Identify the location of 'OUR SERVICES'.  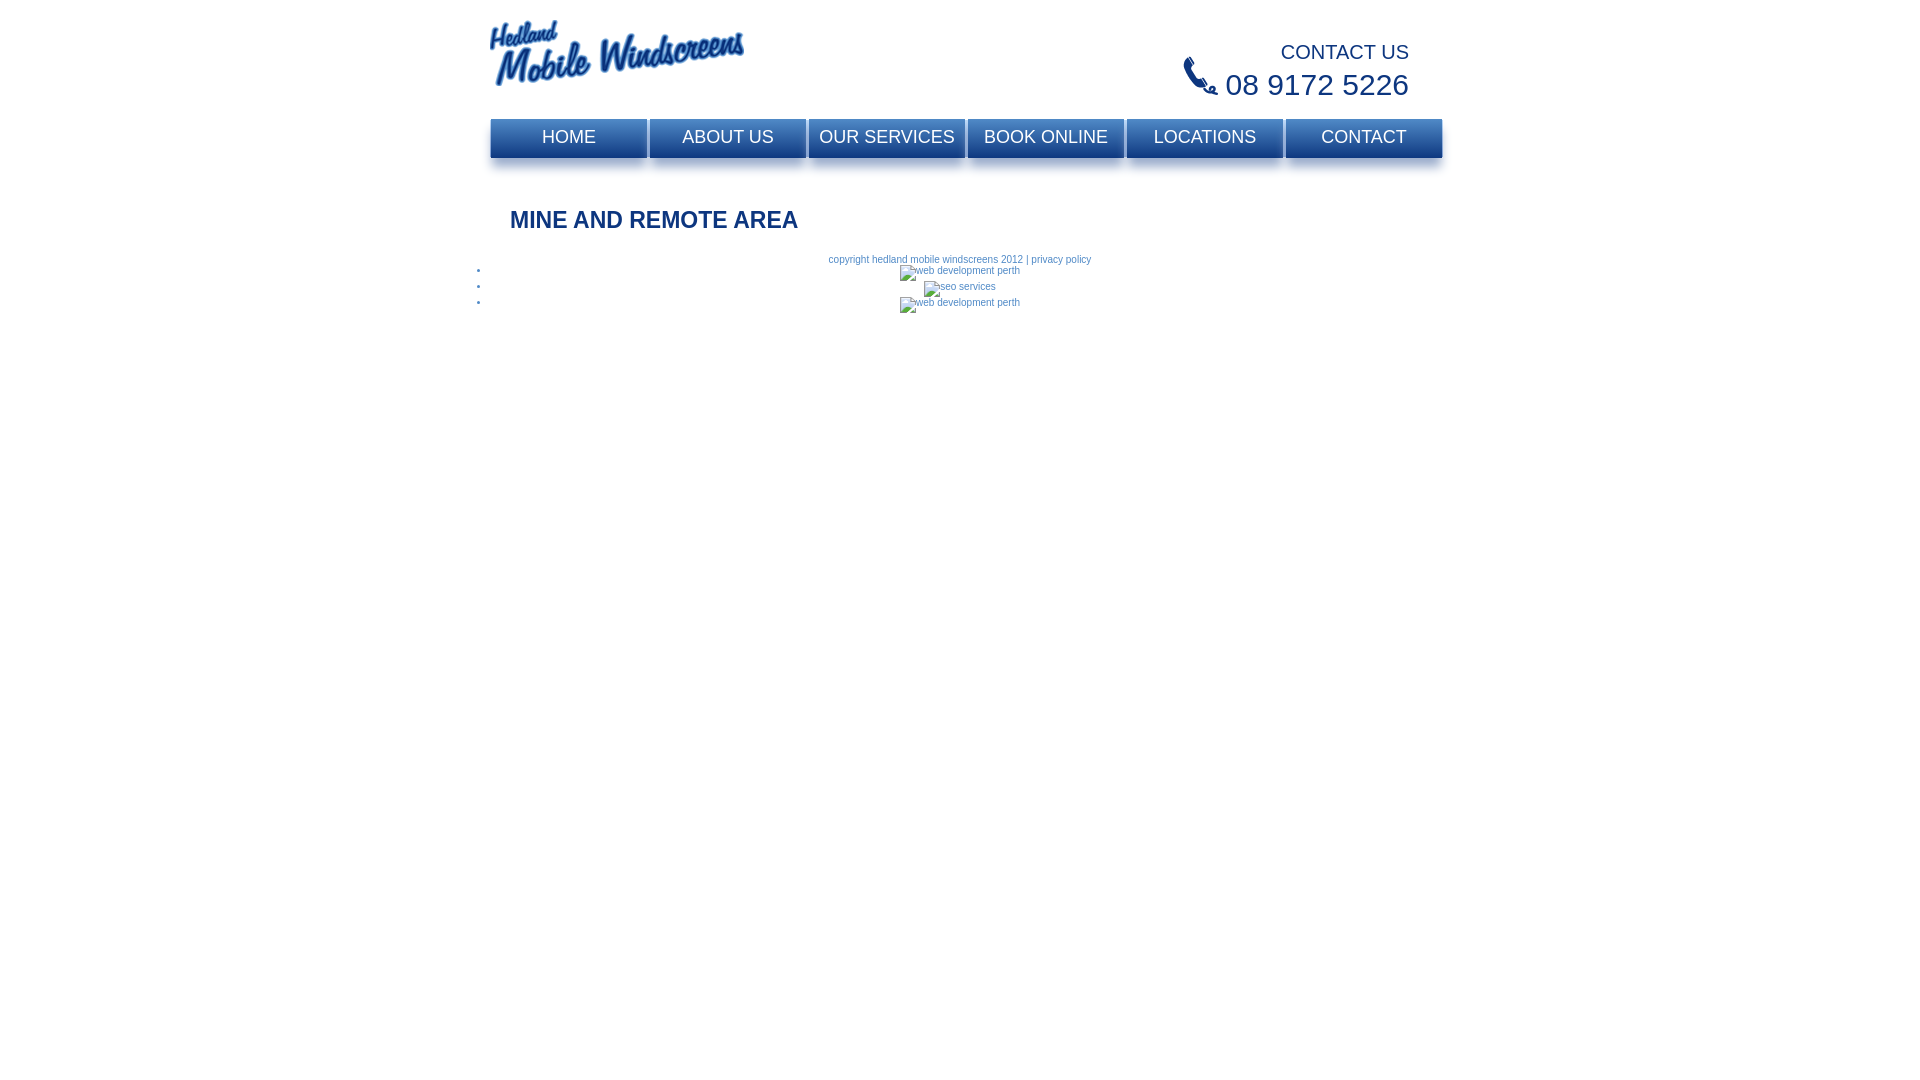
(886, 137).